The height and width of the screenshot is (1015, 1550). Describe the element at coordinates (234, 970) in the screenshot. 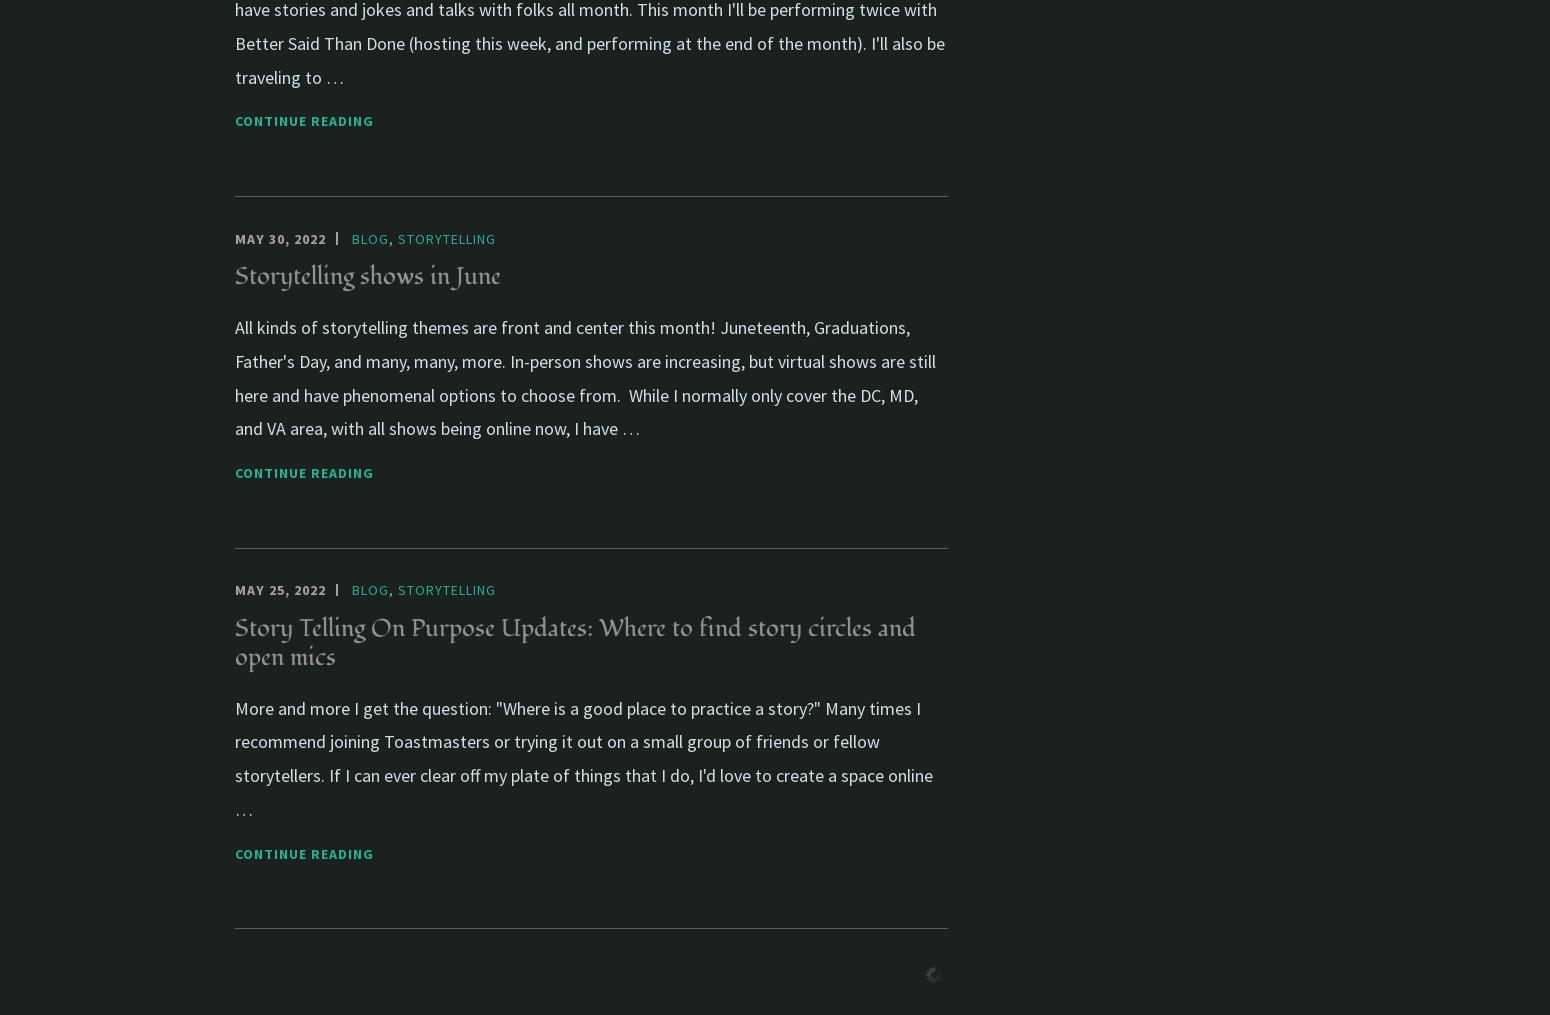

I see `'May 23, 2022'` at that location.